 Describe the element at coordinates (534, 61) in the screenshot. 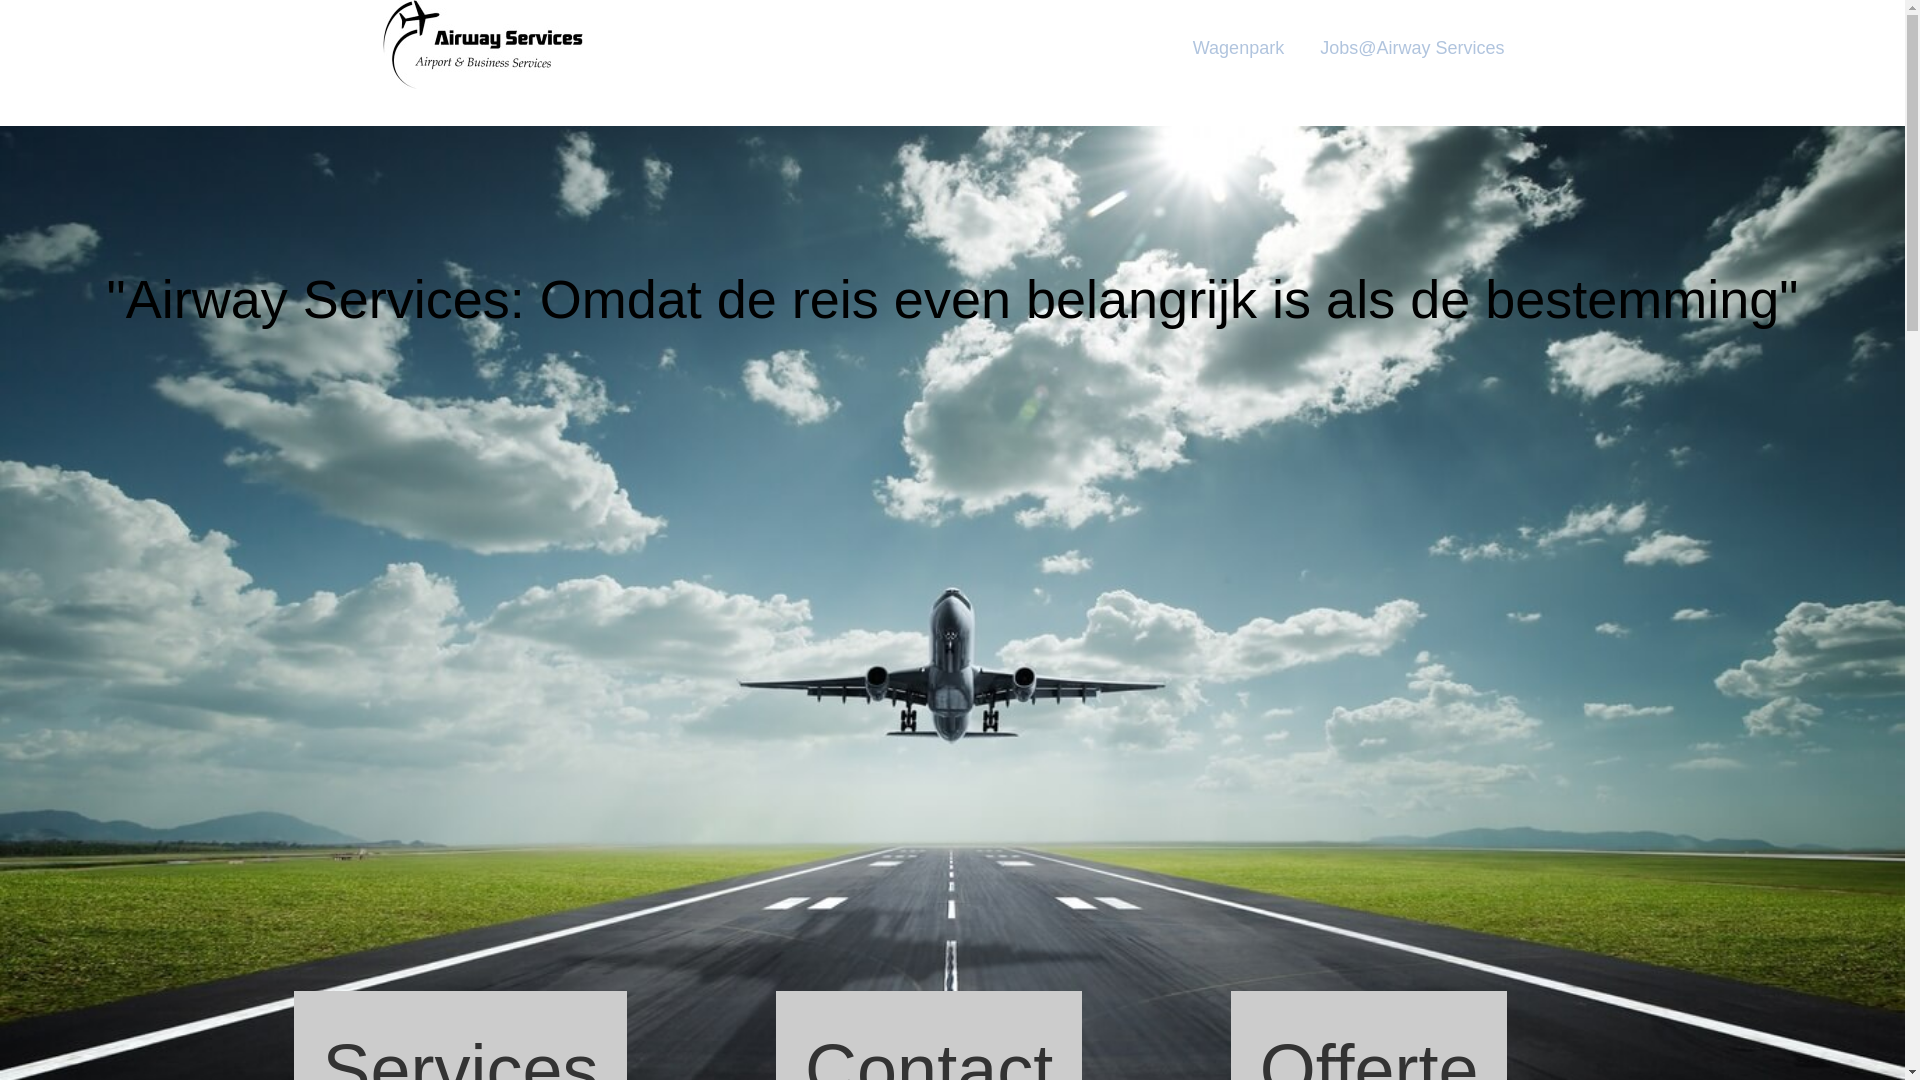

I see `'Airway'` at that location.